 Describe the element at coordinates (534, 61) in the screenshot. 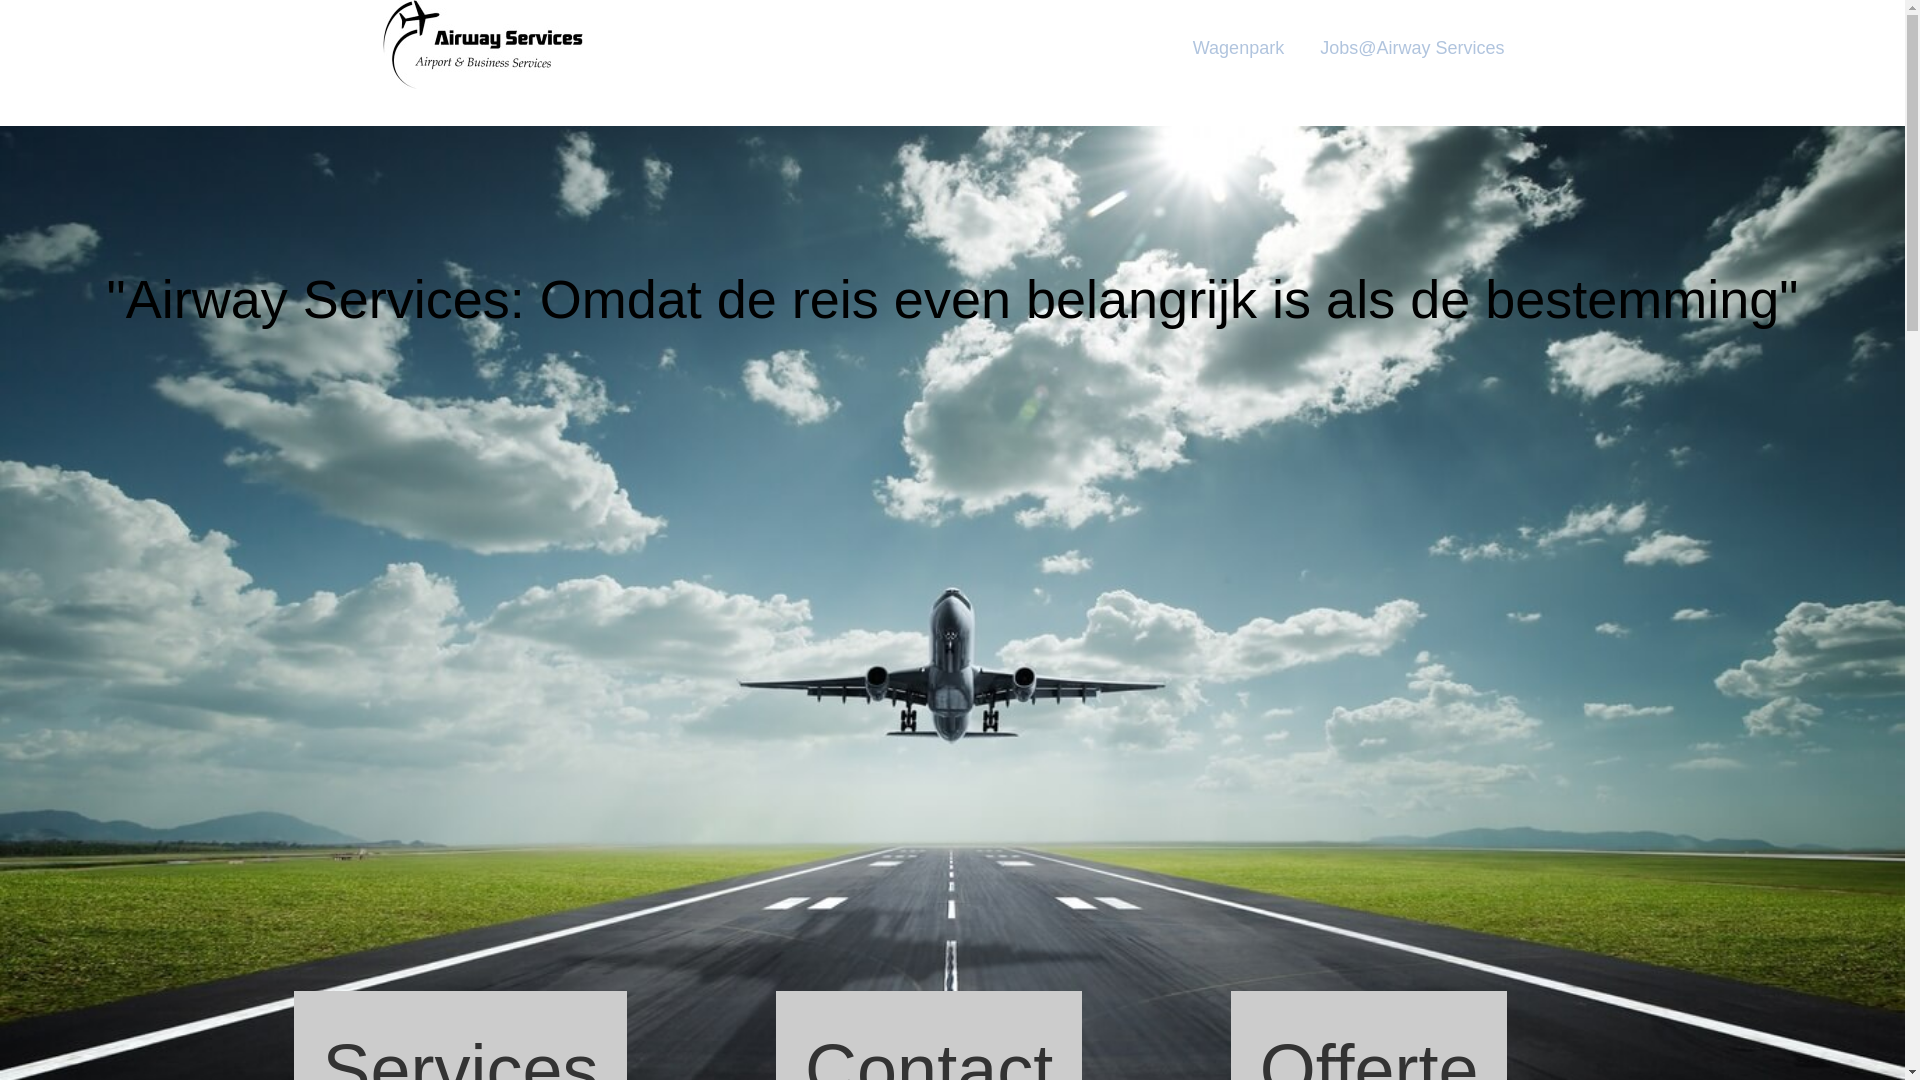

I see `'Airway'` at that location.